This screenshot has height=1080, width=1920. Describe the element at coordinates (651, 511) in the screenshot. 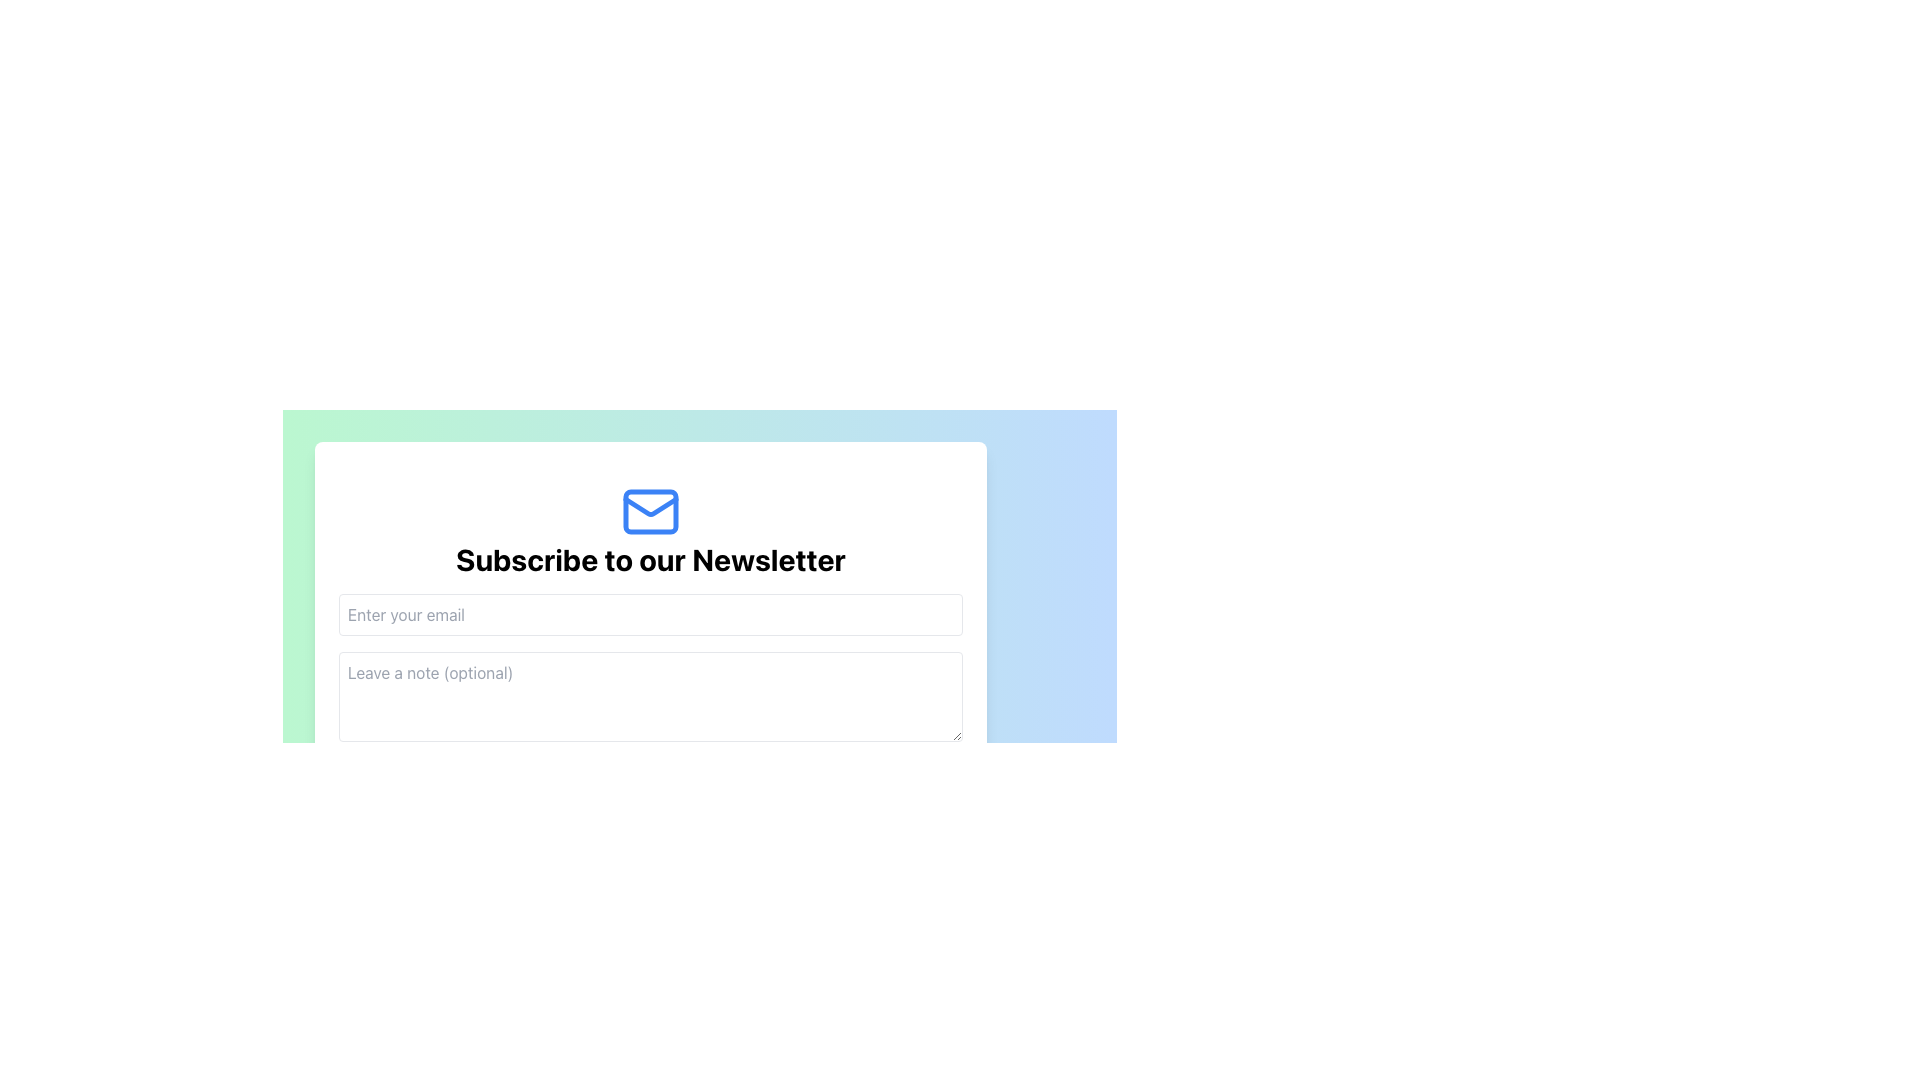

I see `the subscription icon located above the text title in the 'Subscribe to our Newsletter' box` at that location.